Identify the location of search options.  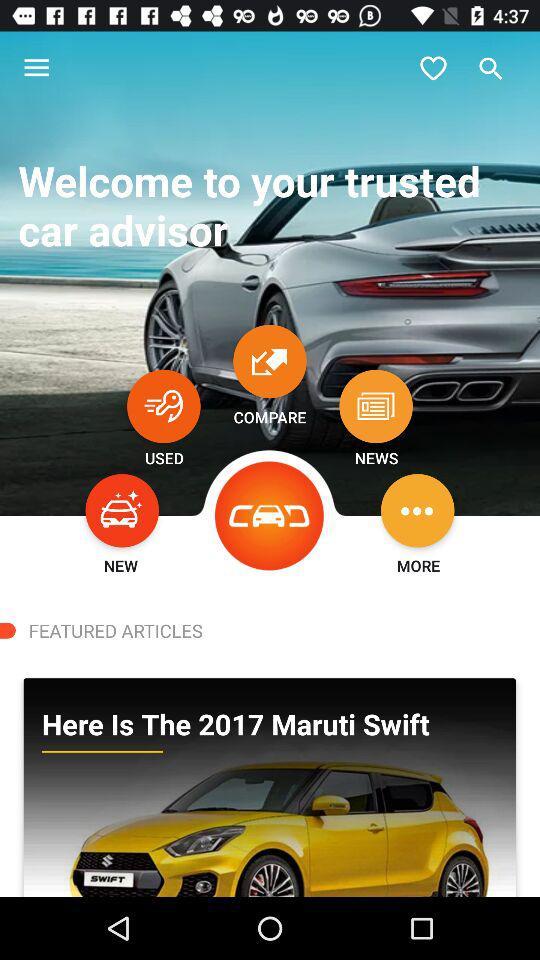
(490, 68).